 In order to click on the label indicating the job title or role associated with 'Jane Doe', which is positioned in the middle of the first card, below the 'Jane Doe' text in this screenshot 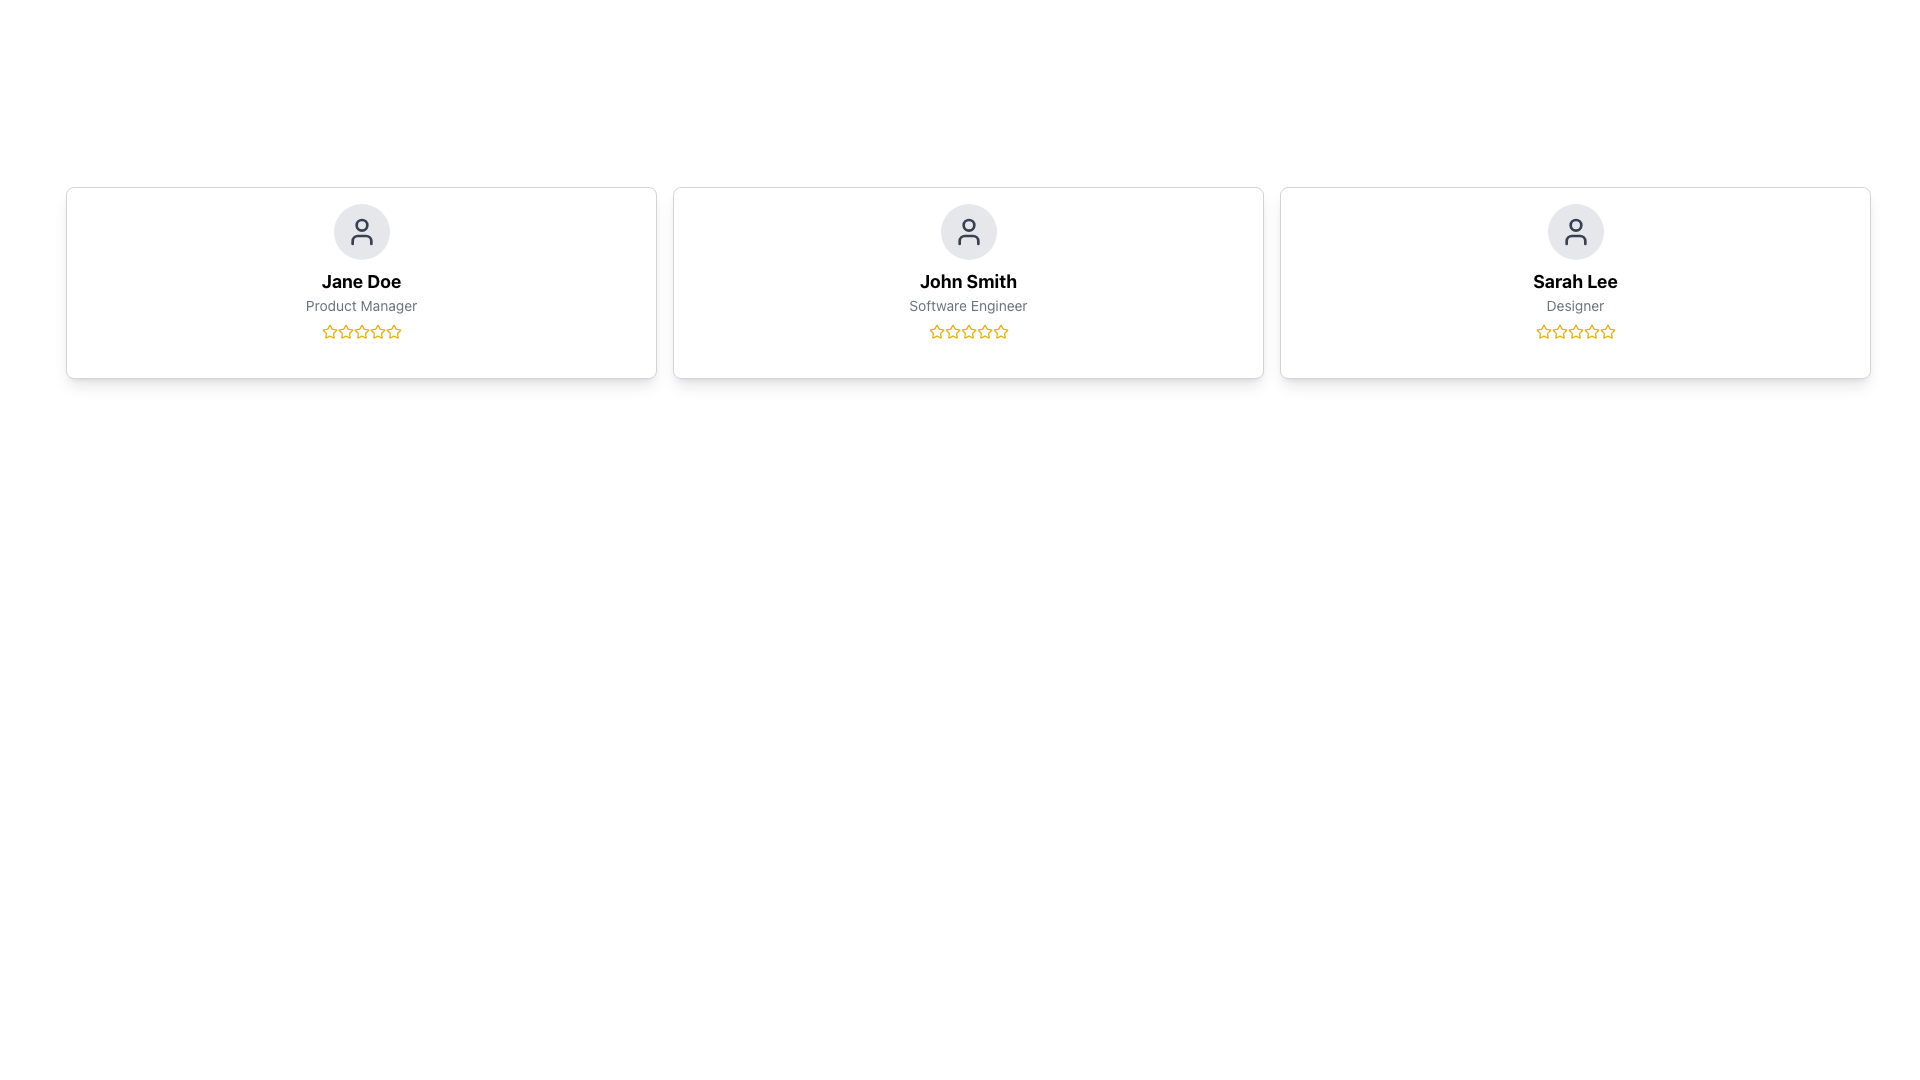, I will do `click(361, 305)`.